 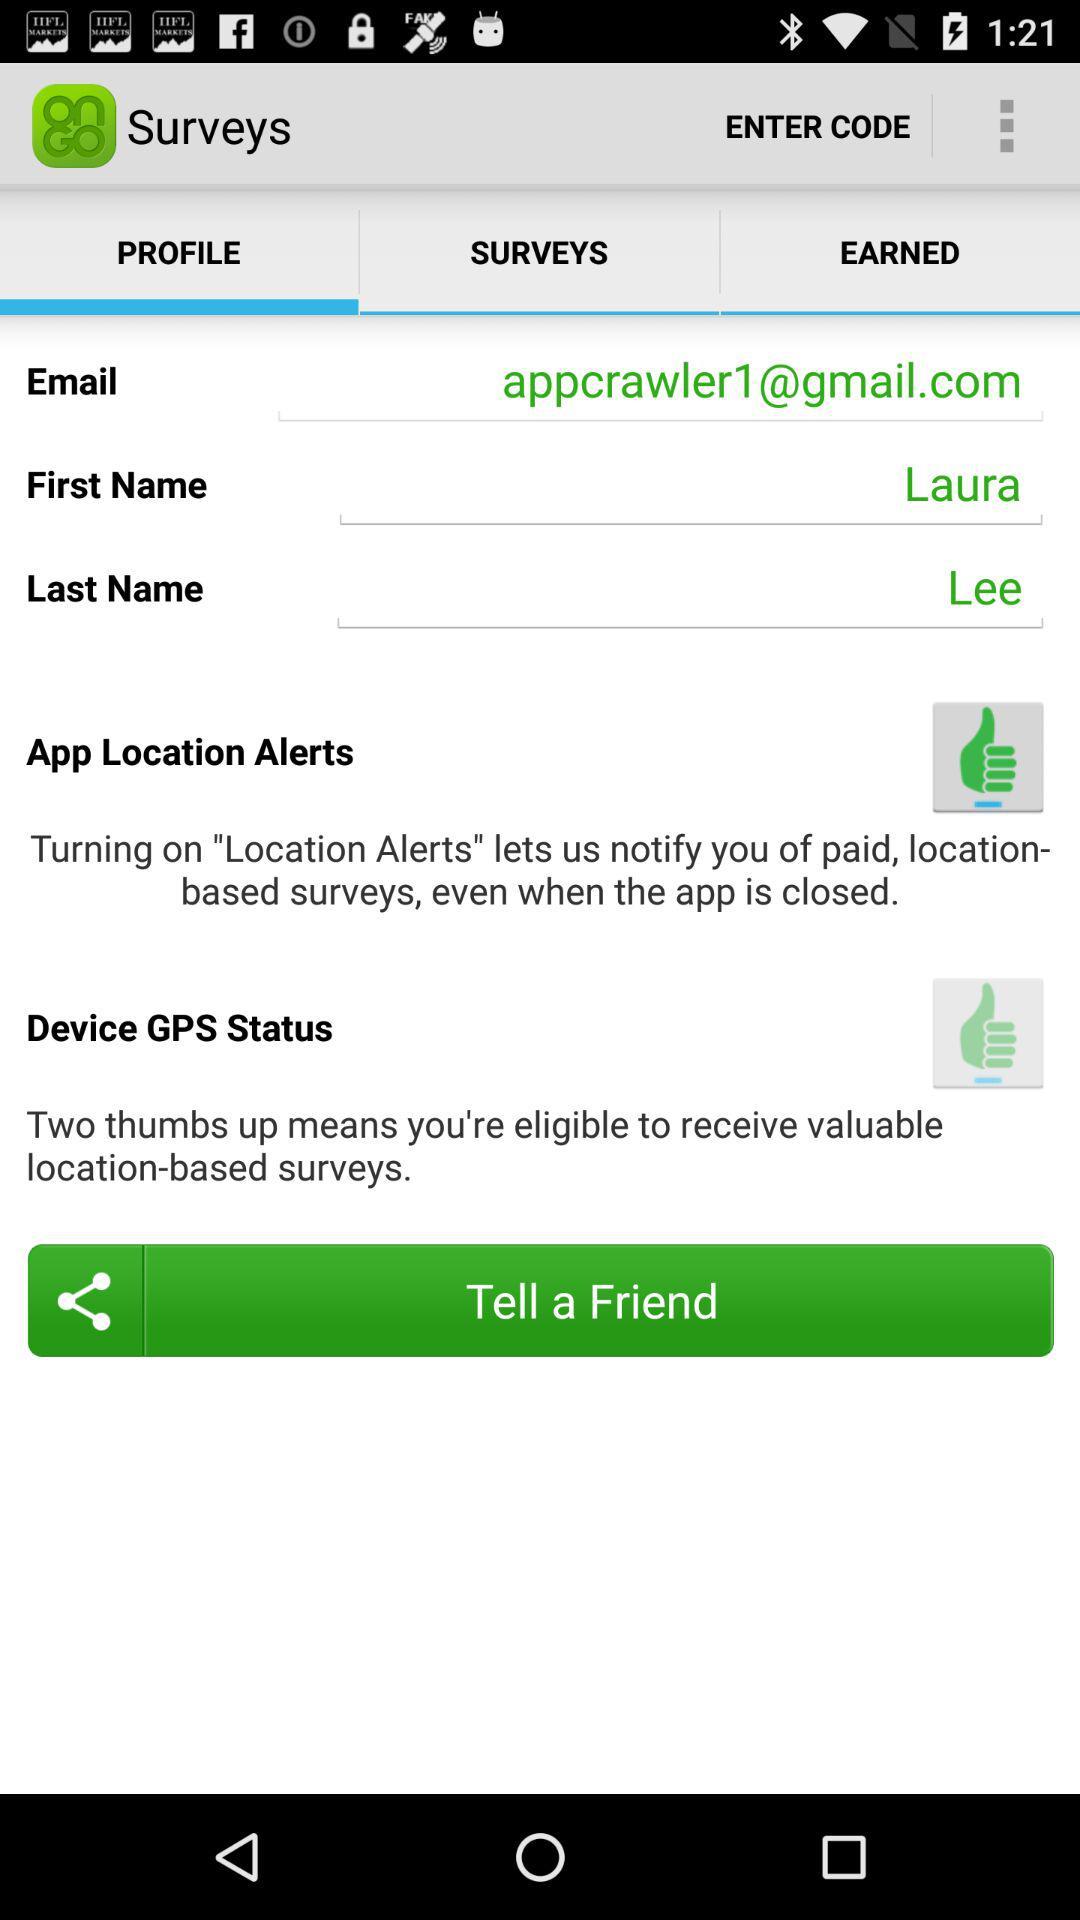 I want to click on the enter code icon, so click(x=817, y=124).